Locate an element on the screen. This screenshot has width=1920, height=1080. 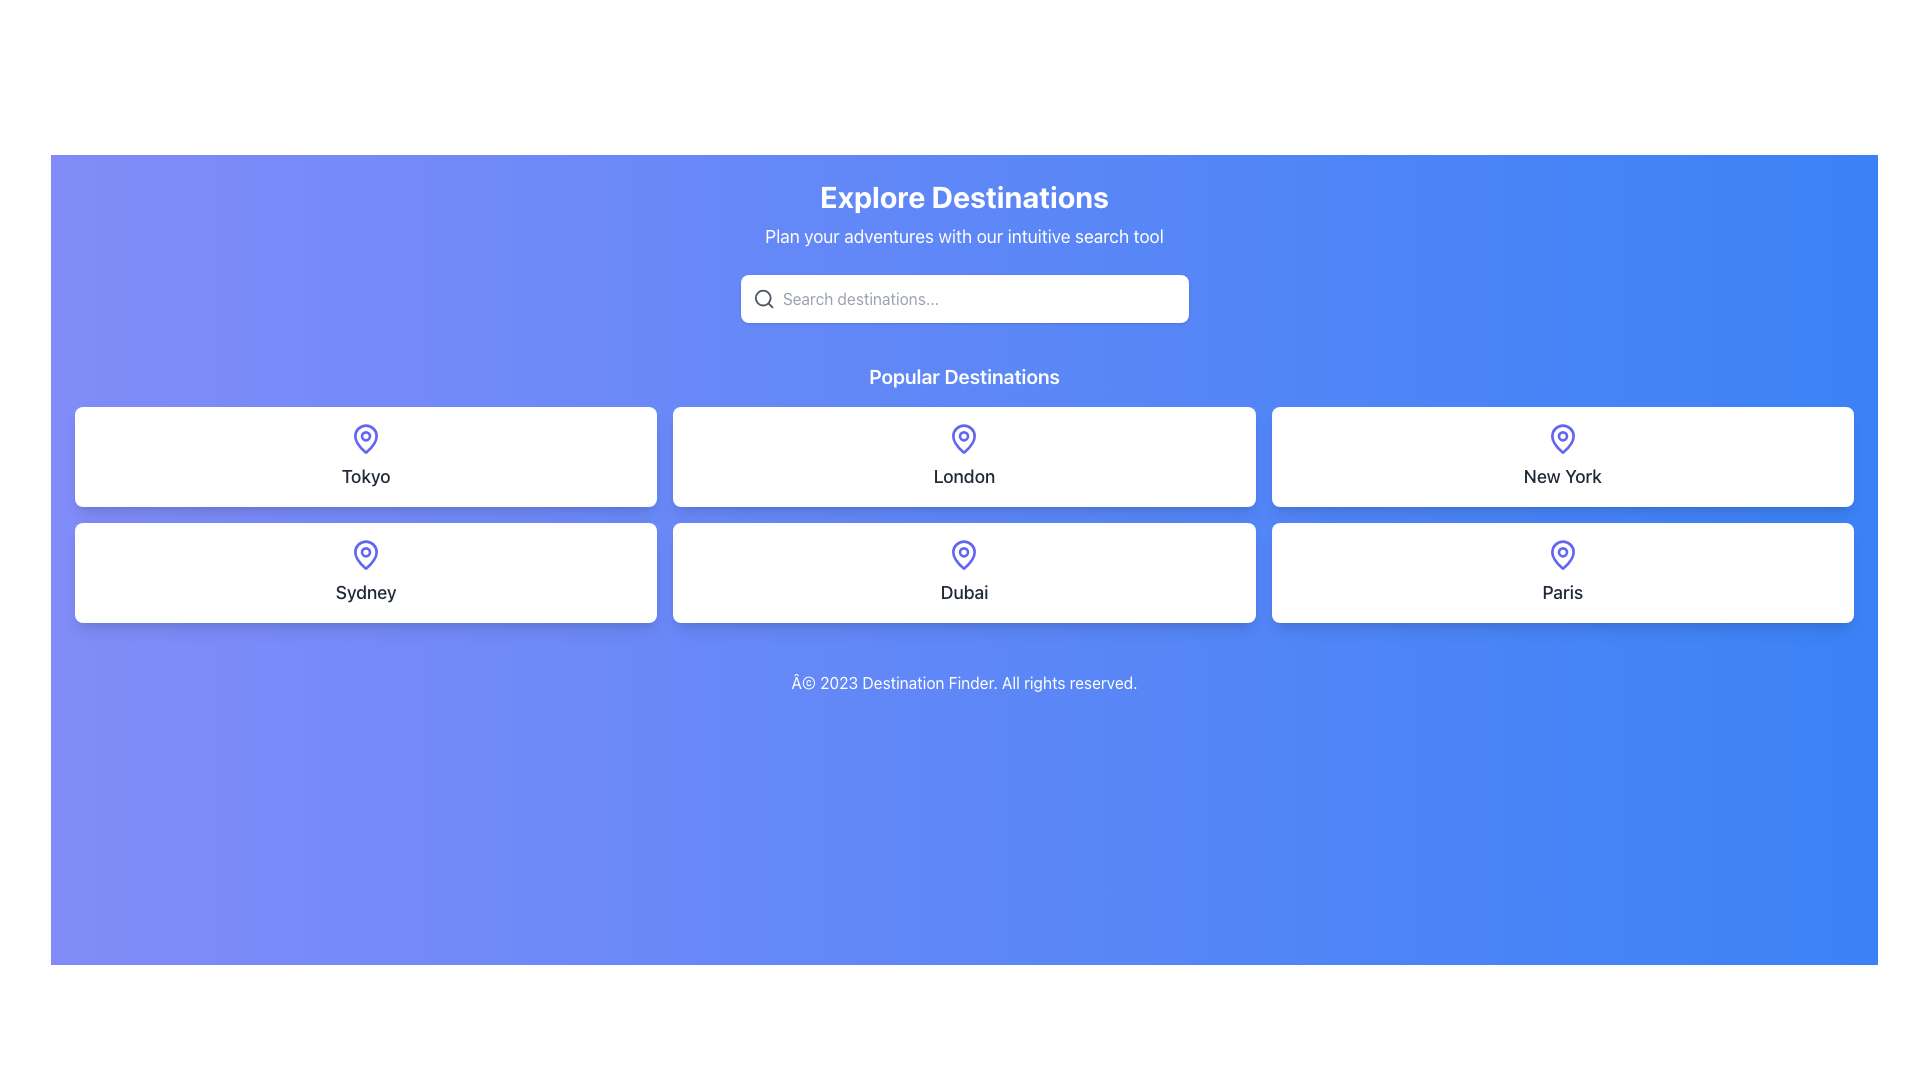
the magnifying glass icon located on the leftmost side of the search bar below the 'Explore Destinations' header is located at coordinates (762, 299).